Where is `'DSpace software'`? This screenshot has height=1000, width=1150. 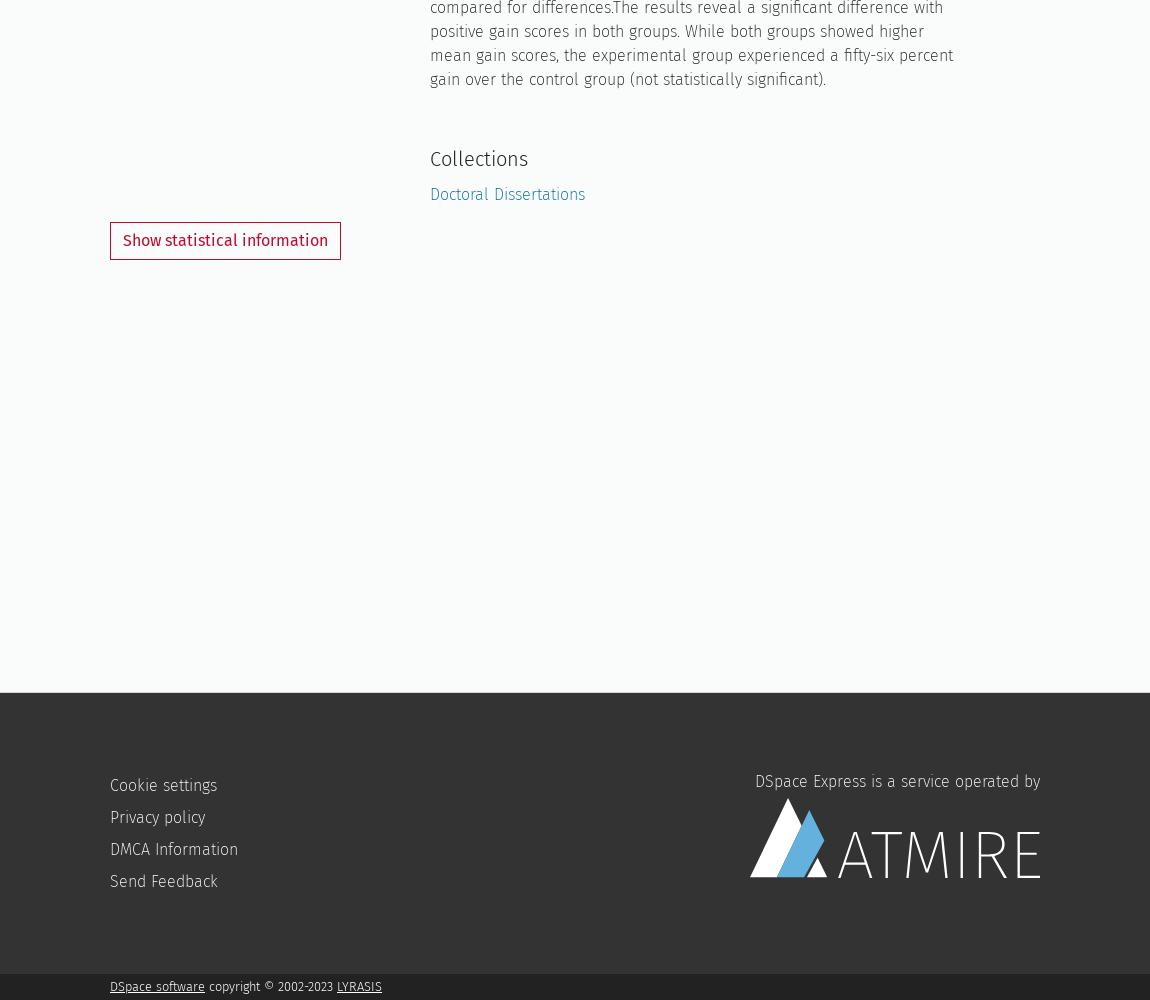
'DSpace software' is located at coordinates (156, 985).